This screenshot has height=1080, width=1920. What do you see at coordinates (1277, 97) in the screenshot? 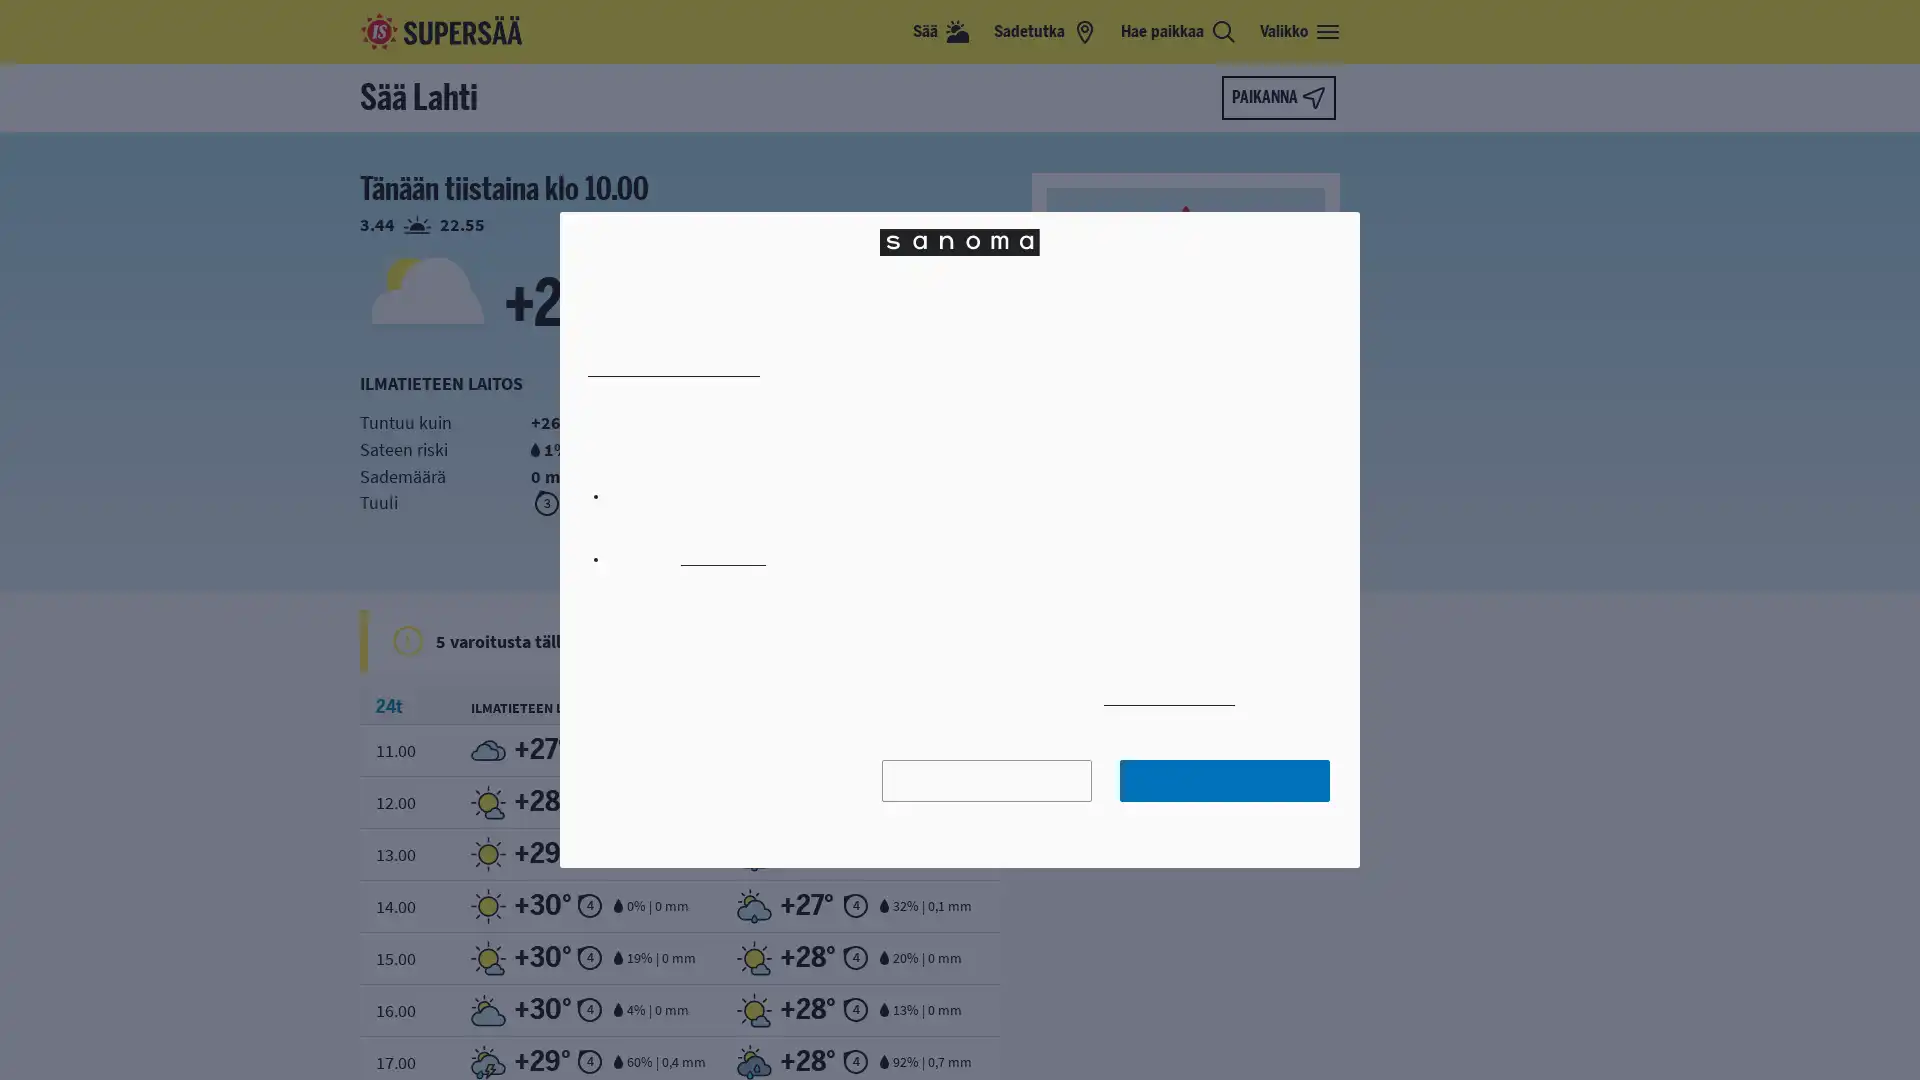
I see `Paikanna minut` at bounding box center [1277, 97].